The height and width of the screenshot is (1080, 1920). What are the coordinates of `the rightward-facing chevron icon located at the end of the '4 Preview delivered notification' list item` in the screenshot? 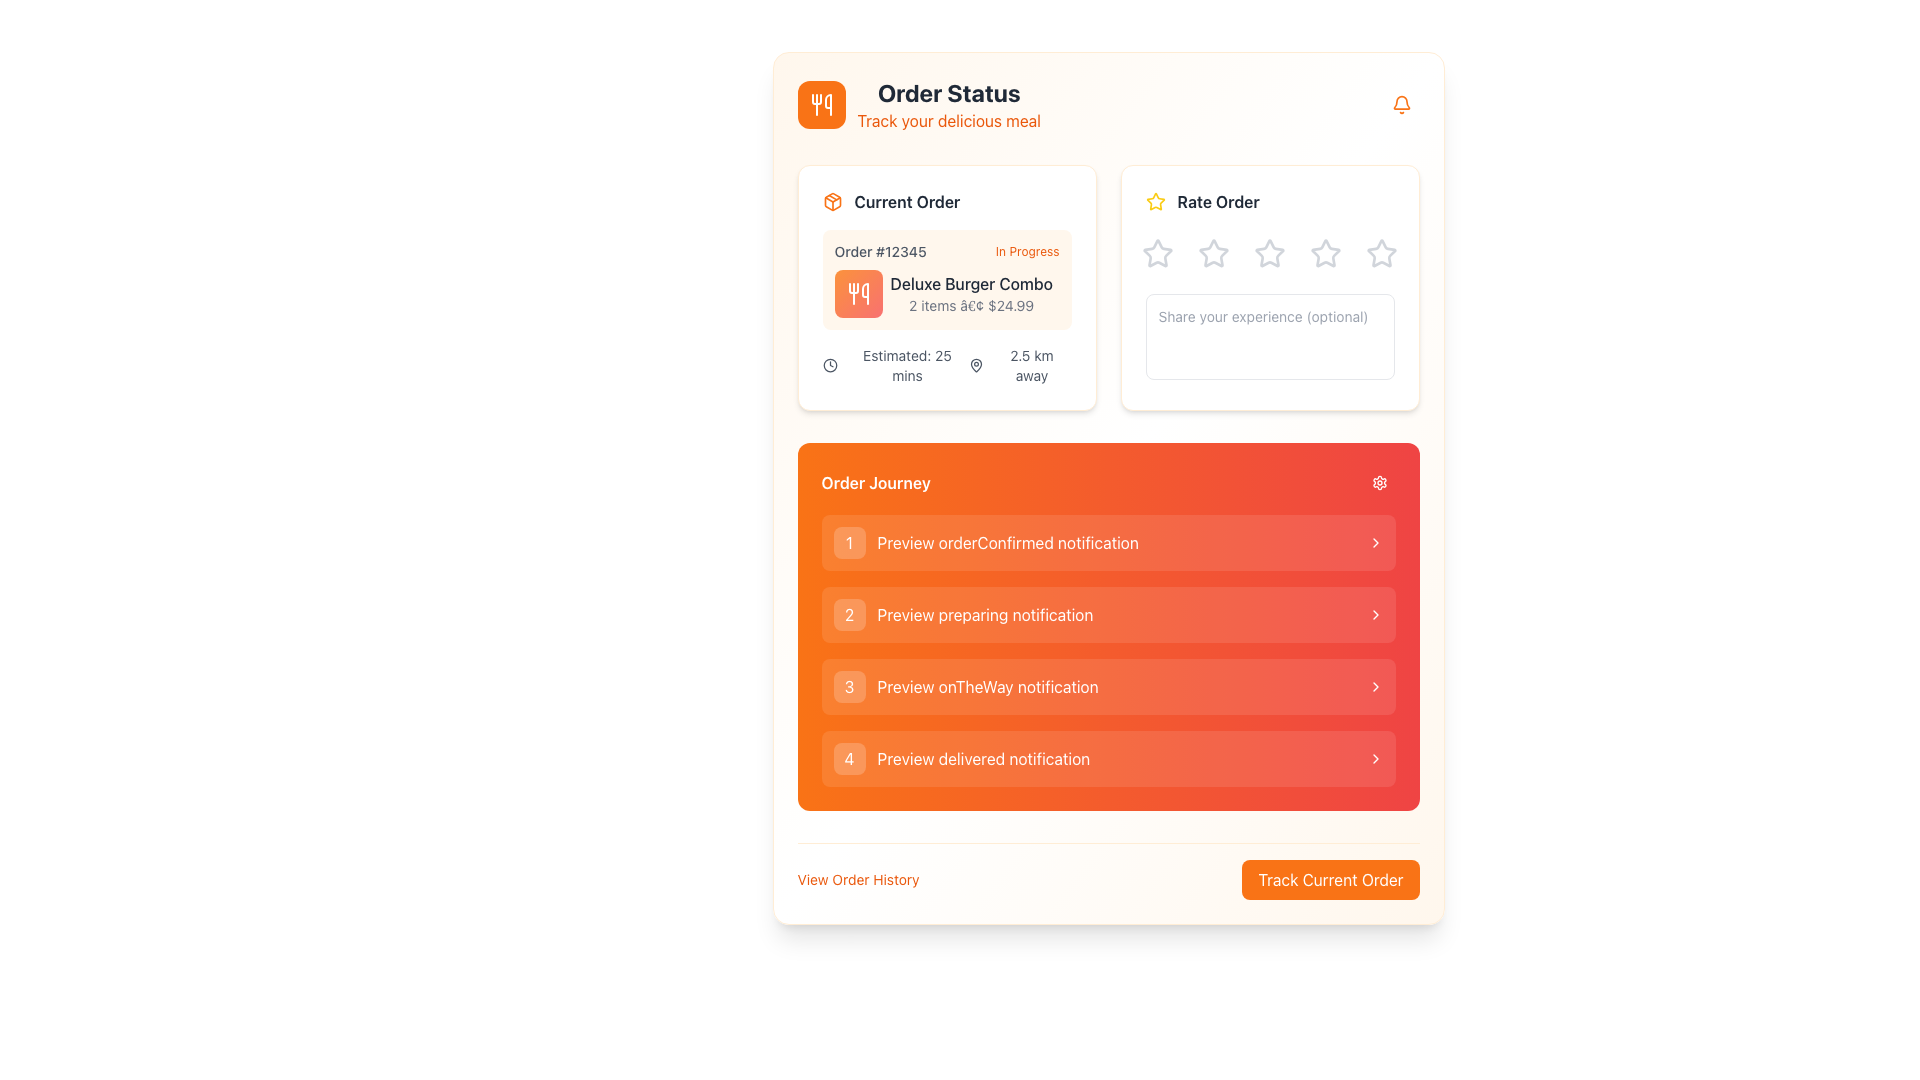 It's located at (1374, 759).